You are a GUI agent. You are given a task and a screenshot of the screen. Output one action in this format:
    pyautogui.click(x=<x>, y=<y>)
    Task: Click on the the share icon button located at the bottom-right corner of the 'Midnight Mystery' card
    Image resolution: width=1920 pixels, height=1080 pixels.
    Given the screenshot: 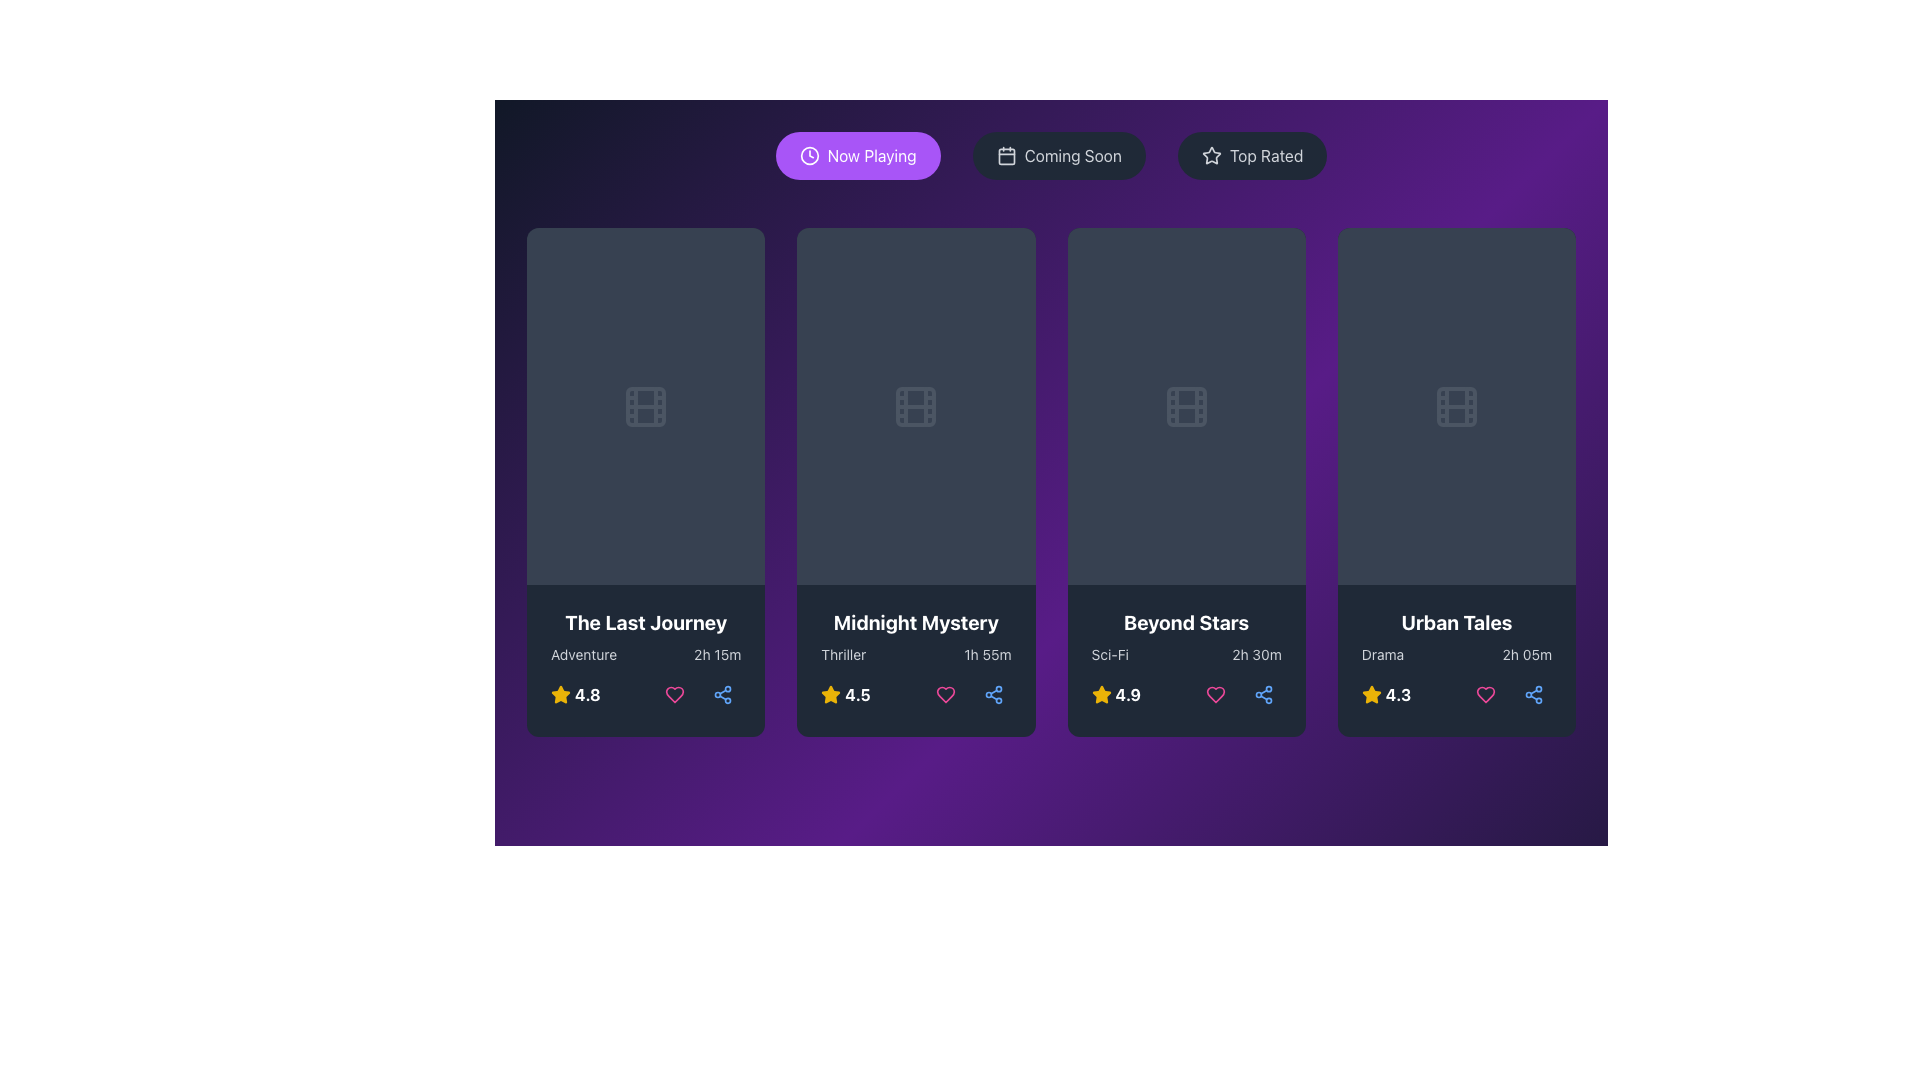 What is the action you would take?
    pyautogui.click(x=993, y=694)
    